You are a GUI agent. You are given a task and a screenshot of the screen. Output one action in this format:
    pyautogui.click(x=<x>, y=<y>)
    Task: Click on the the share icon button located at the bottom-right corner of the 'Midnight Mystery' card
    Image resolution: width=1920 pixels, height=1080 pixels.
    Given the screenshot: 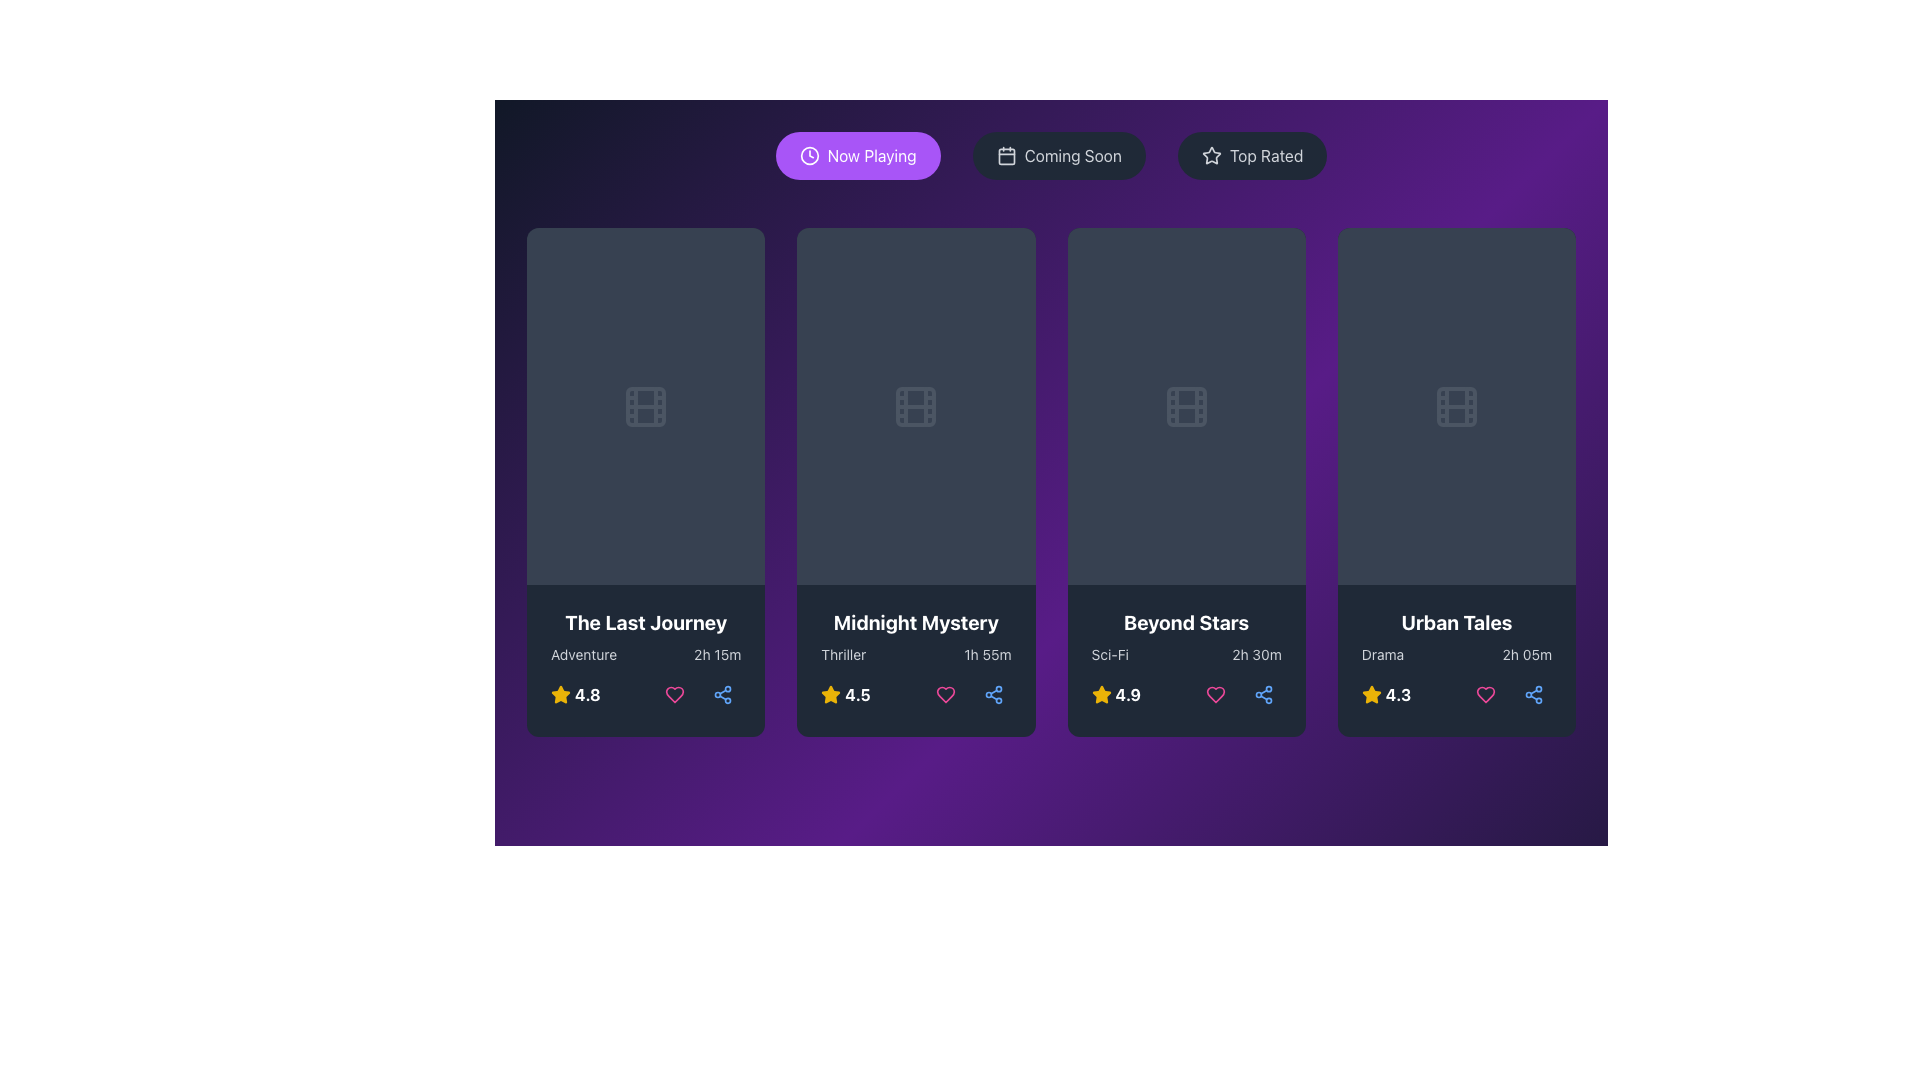 What is the action you would take?
    pyautogui.click(x=993, y=694)
    